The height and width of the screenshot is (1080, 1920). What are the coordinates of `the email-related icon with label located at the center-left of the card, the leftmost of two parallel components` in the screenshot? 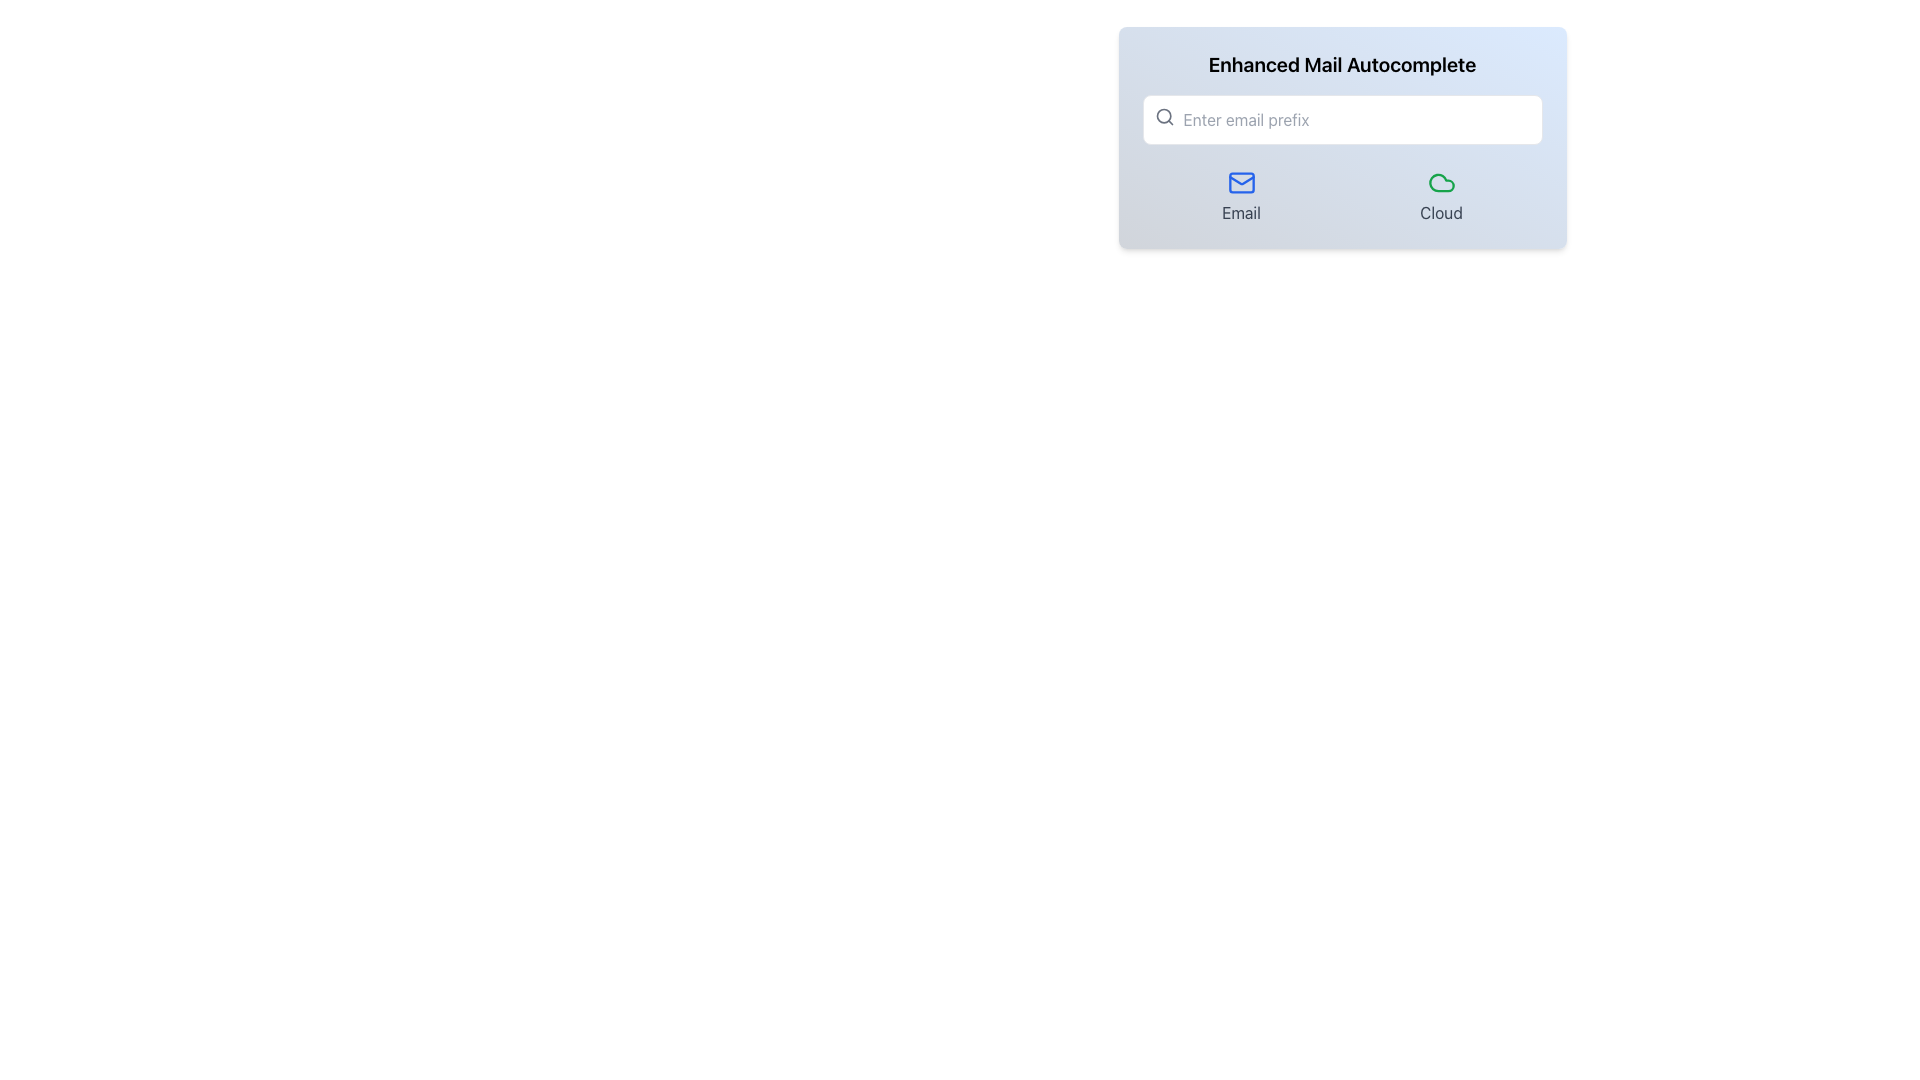 It's located at (1240, 196).